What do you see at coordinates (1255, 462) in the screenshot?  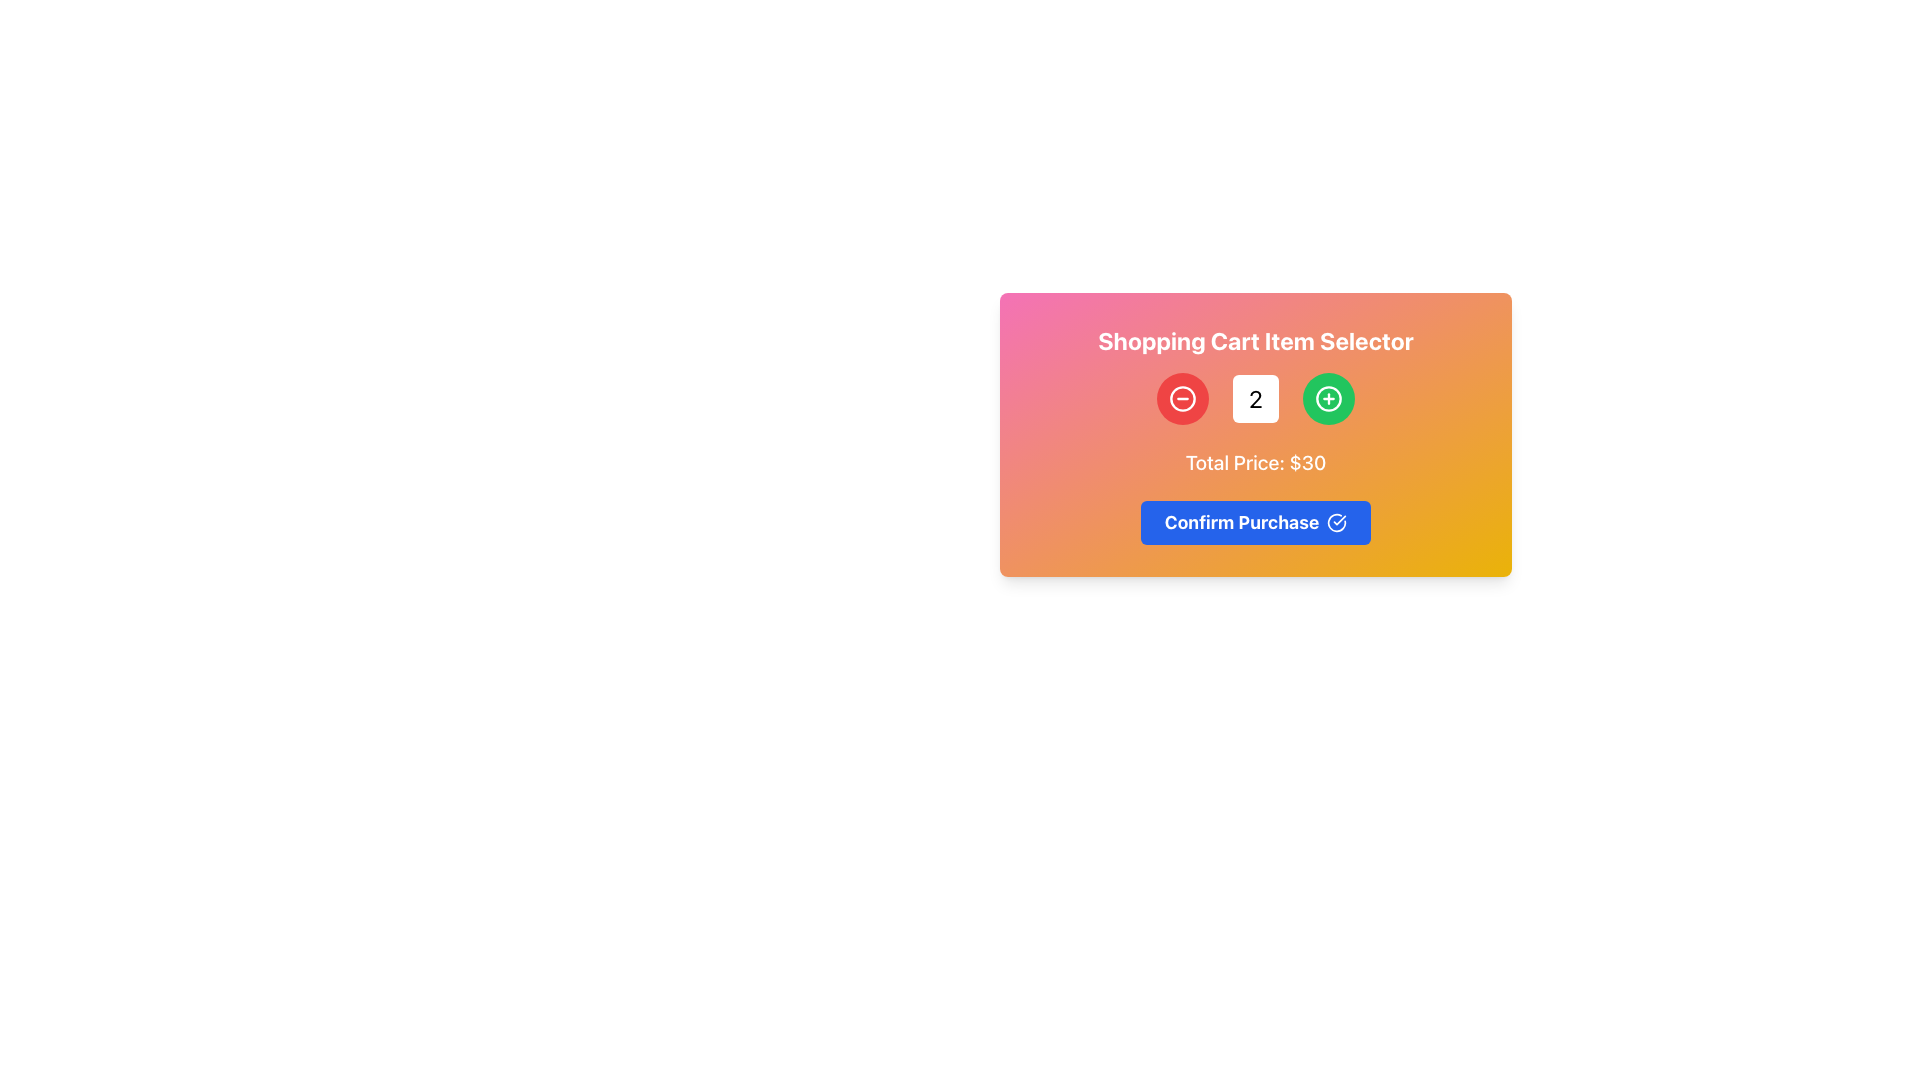 I see `the text label displaying 'Total Price: $30', which is centrally positioned in the shopping cart interface` at bounding box center [1255, 462].